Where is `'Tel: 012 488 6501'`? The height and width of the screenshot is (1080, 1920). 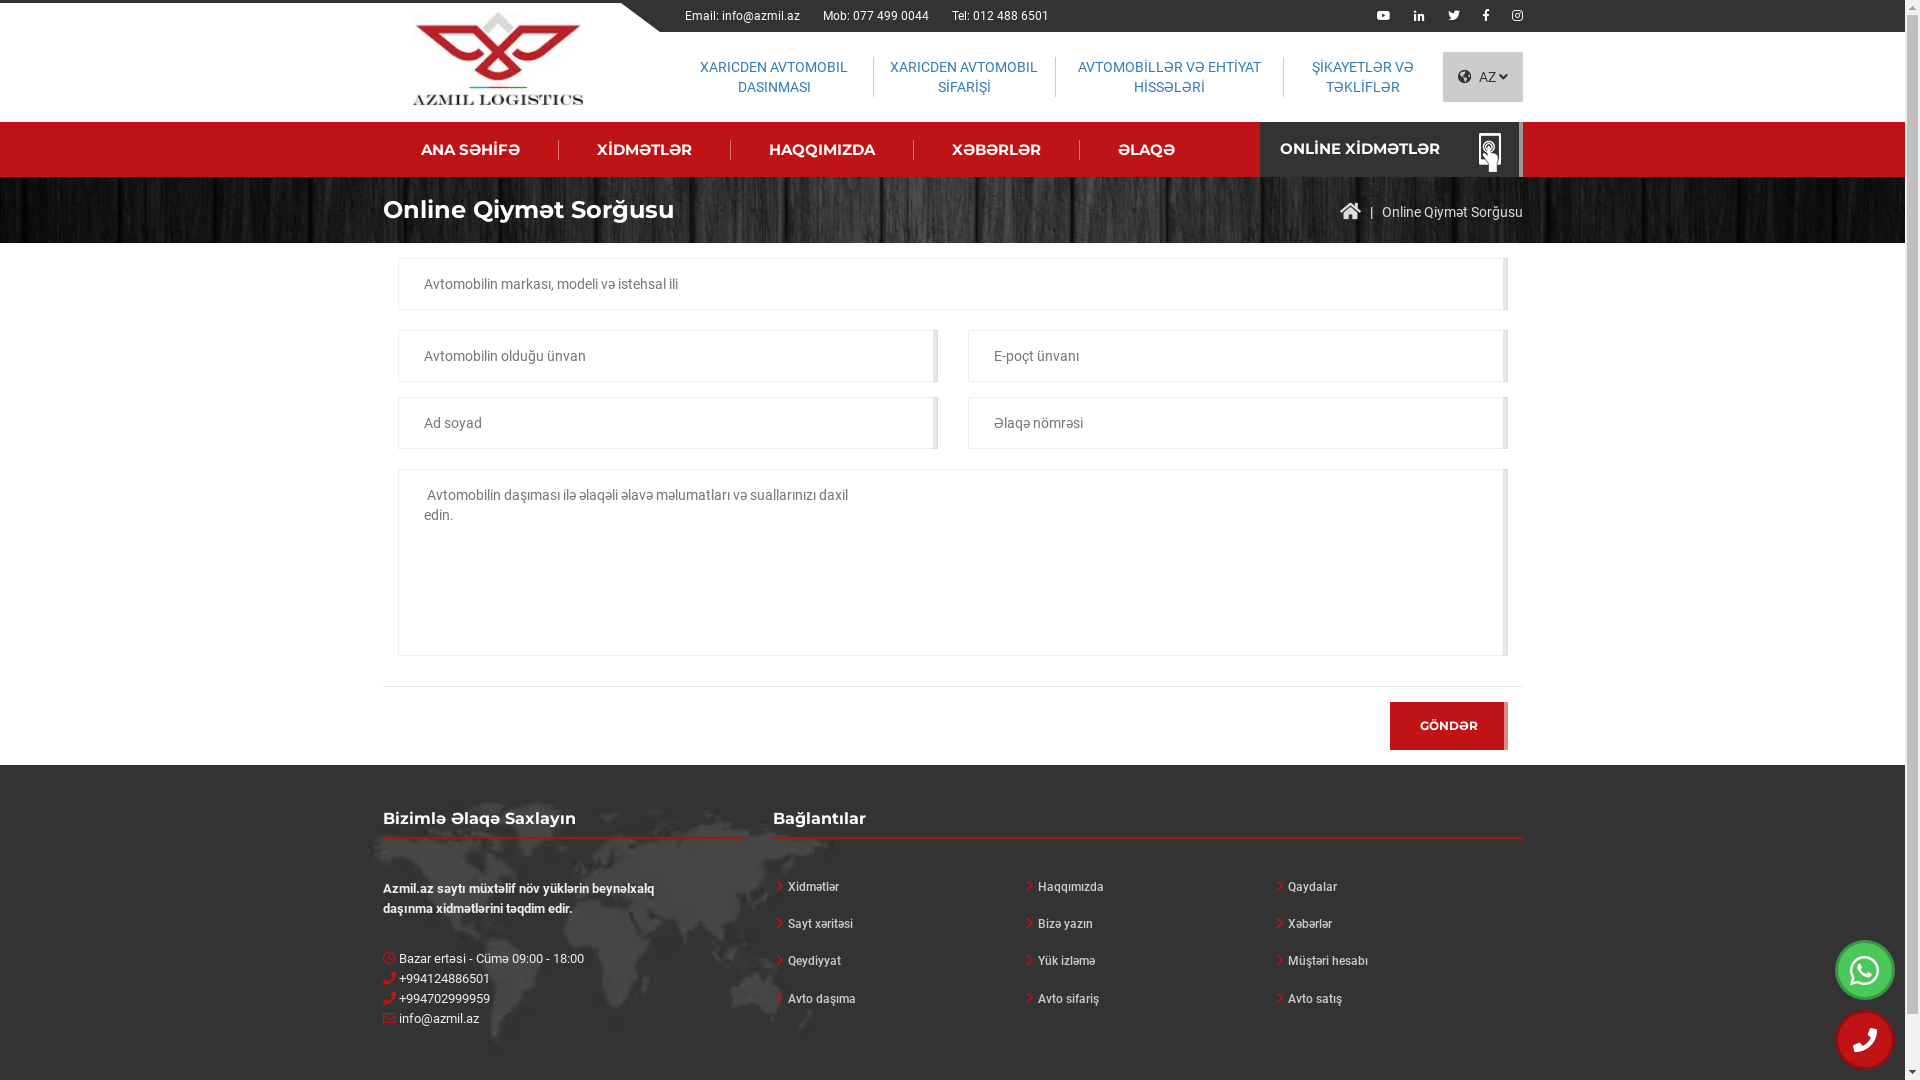 'Tel: 012 488 6501' is located at coordinates (1000, 16).